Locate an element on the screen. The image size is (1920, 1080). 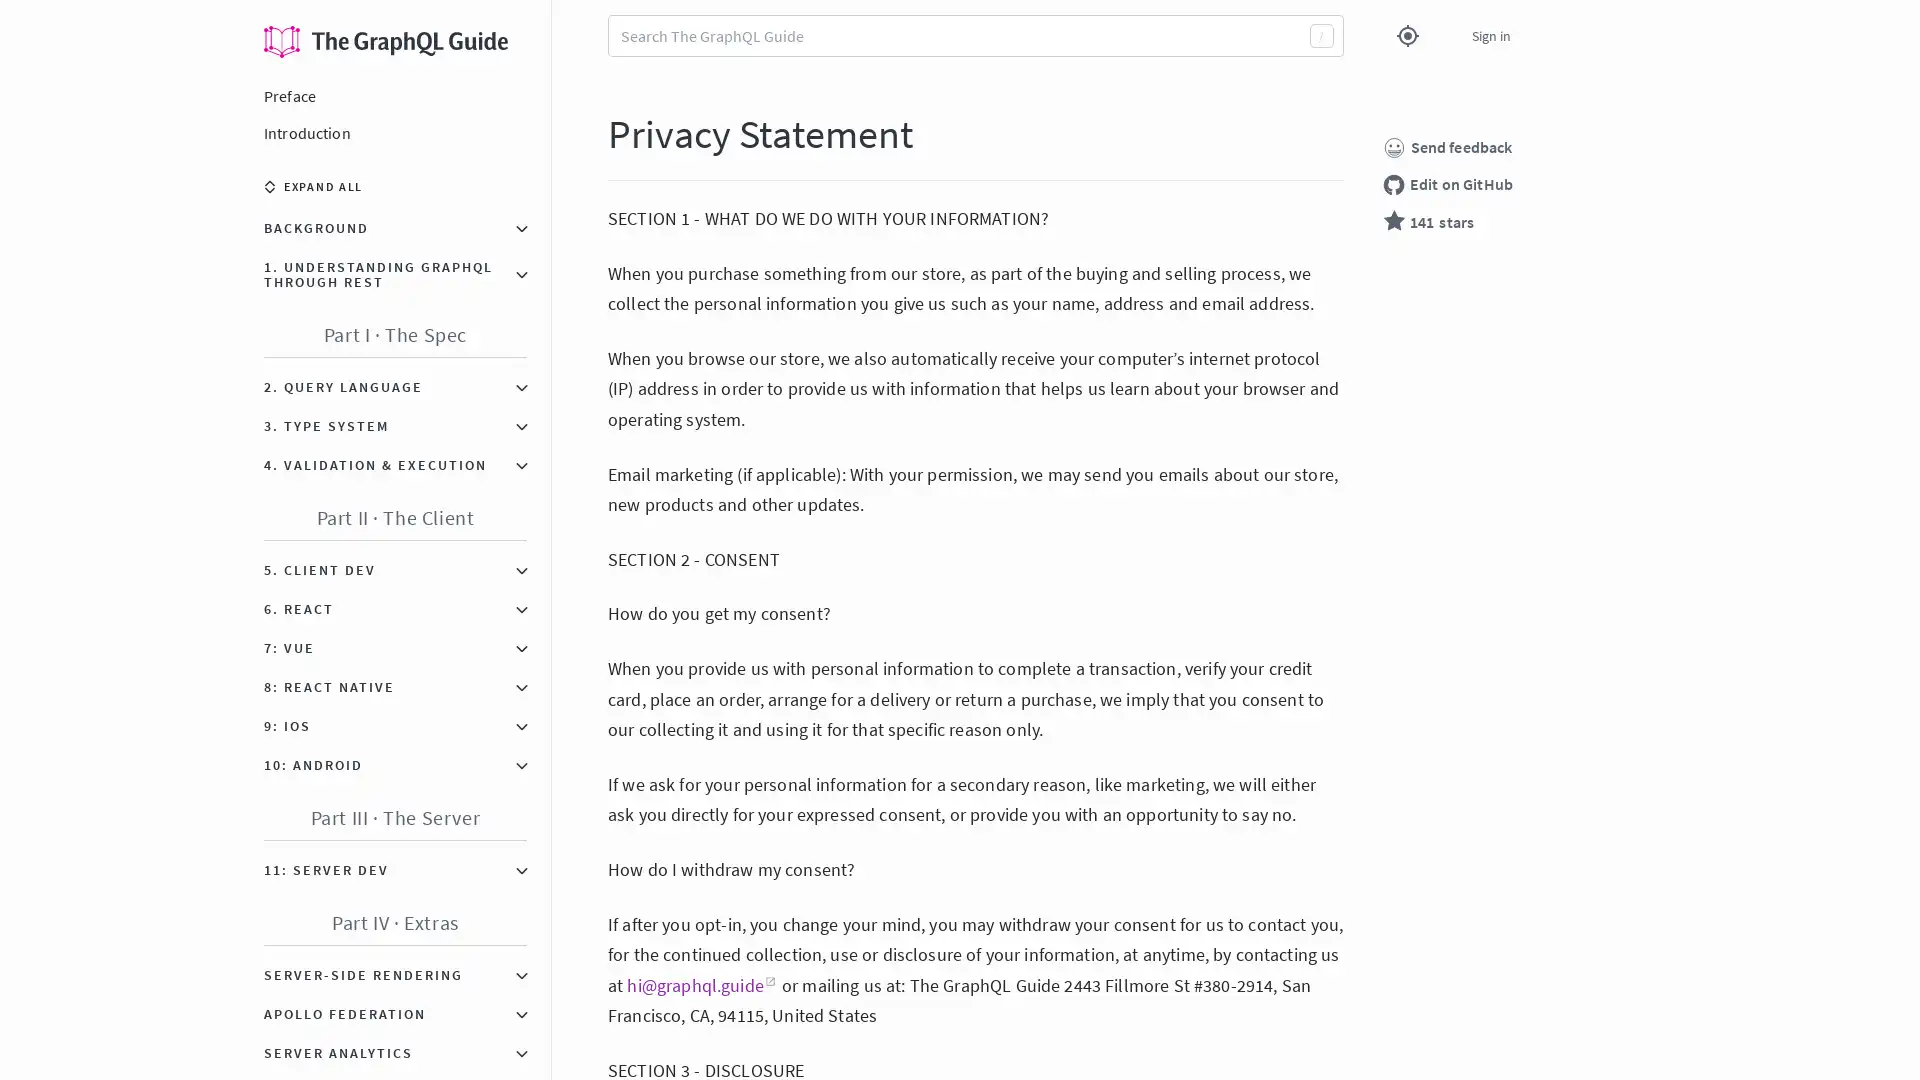
EXPAND ALL is located at coordinates (312, 186).